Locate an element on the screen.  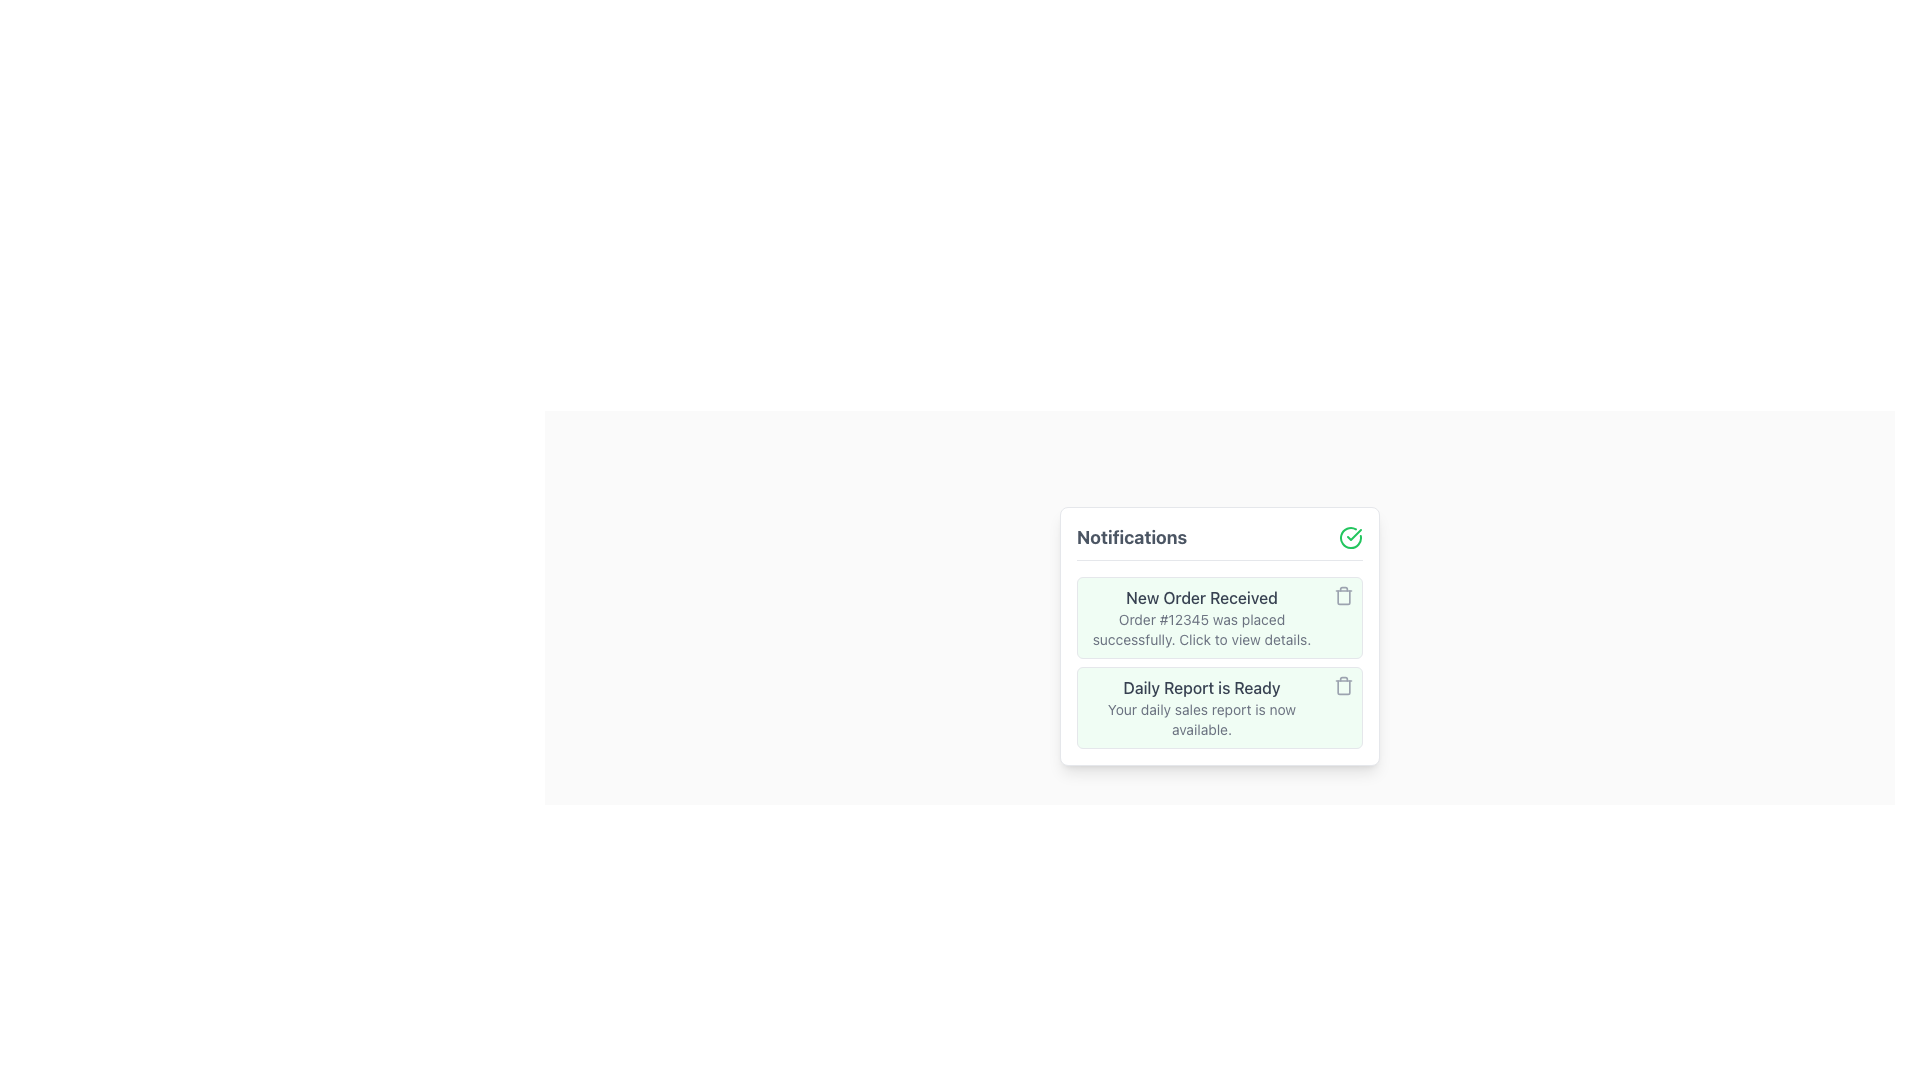
the delete button located at the far right of the notification card that contains the text 'New Order Received' is located at coordinates (1344, 595).